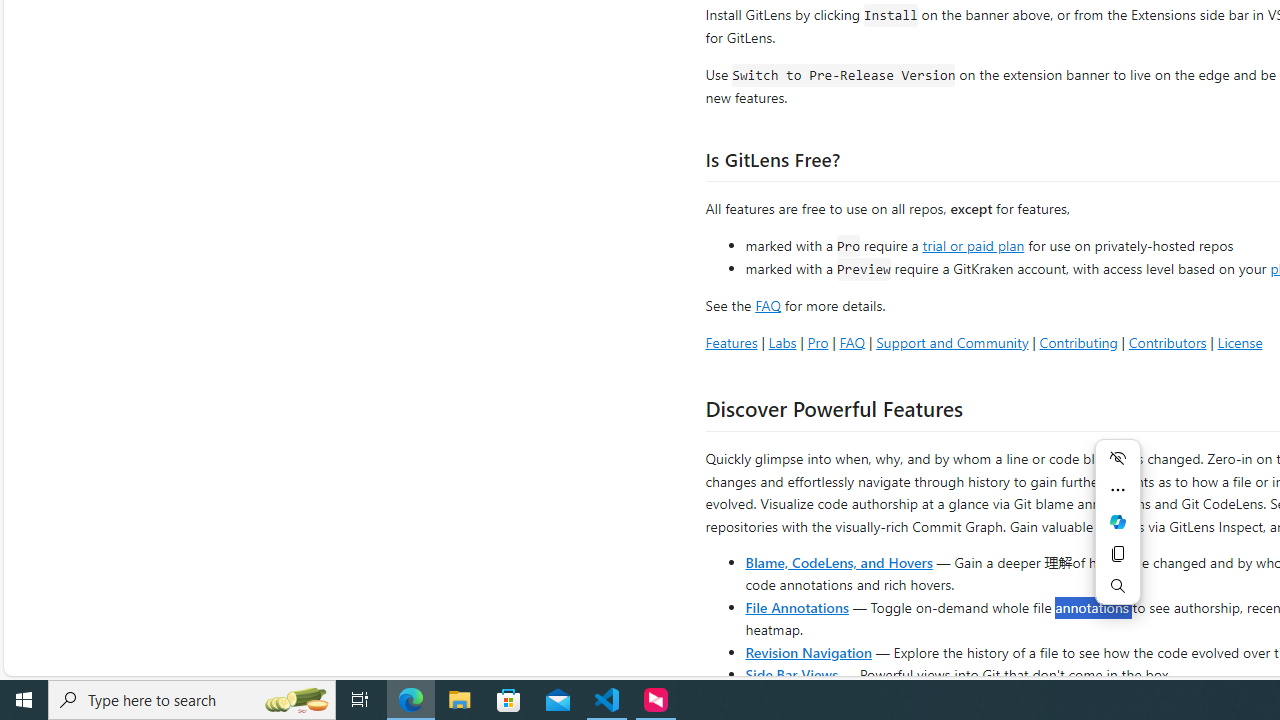 The width and height of the screenshot is (1280, 720). What do you see at coordinates (1117, 521) in the screenshot?
I see `'Mini menu on text selection'` at bounding box center [1117, 521].